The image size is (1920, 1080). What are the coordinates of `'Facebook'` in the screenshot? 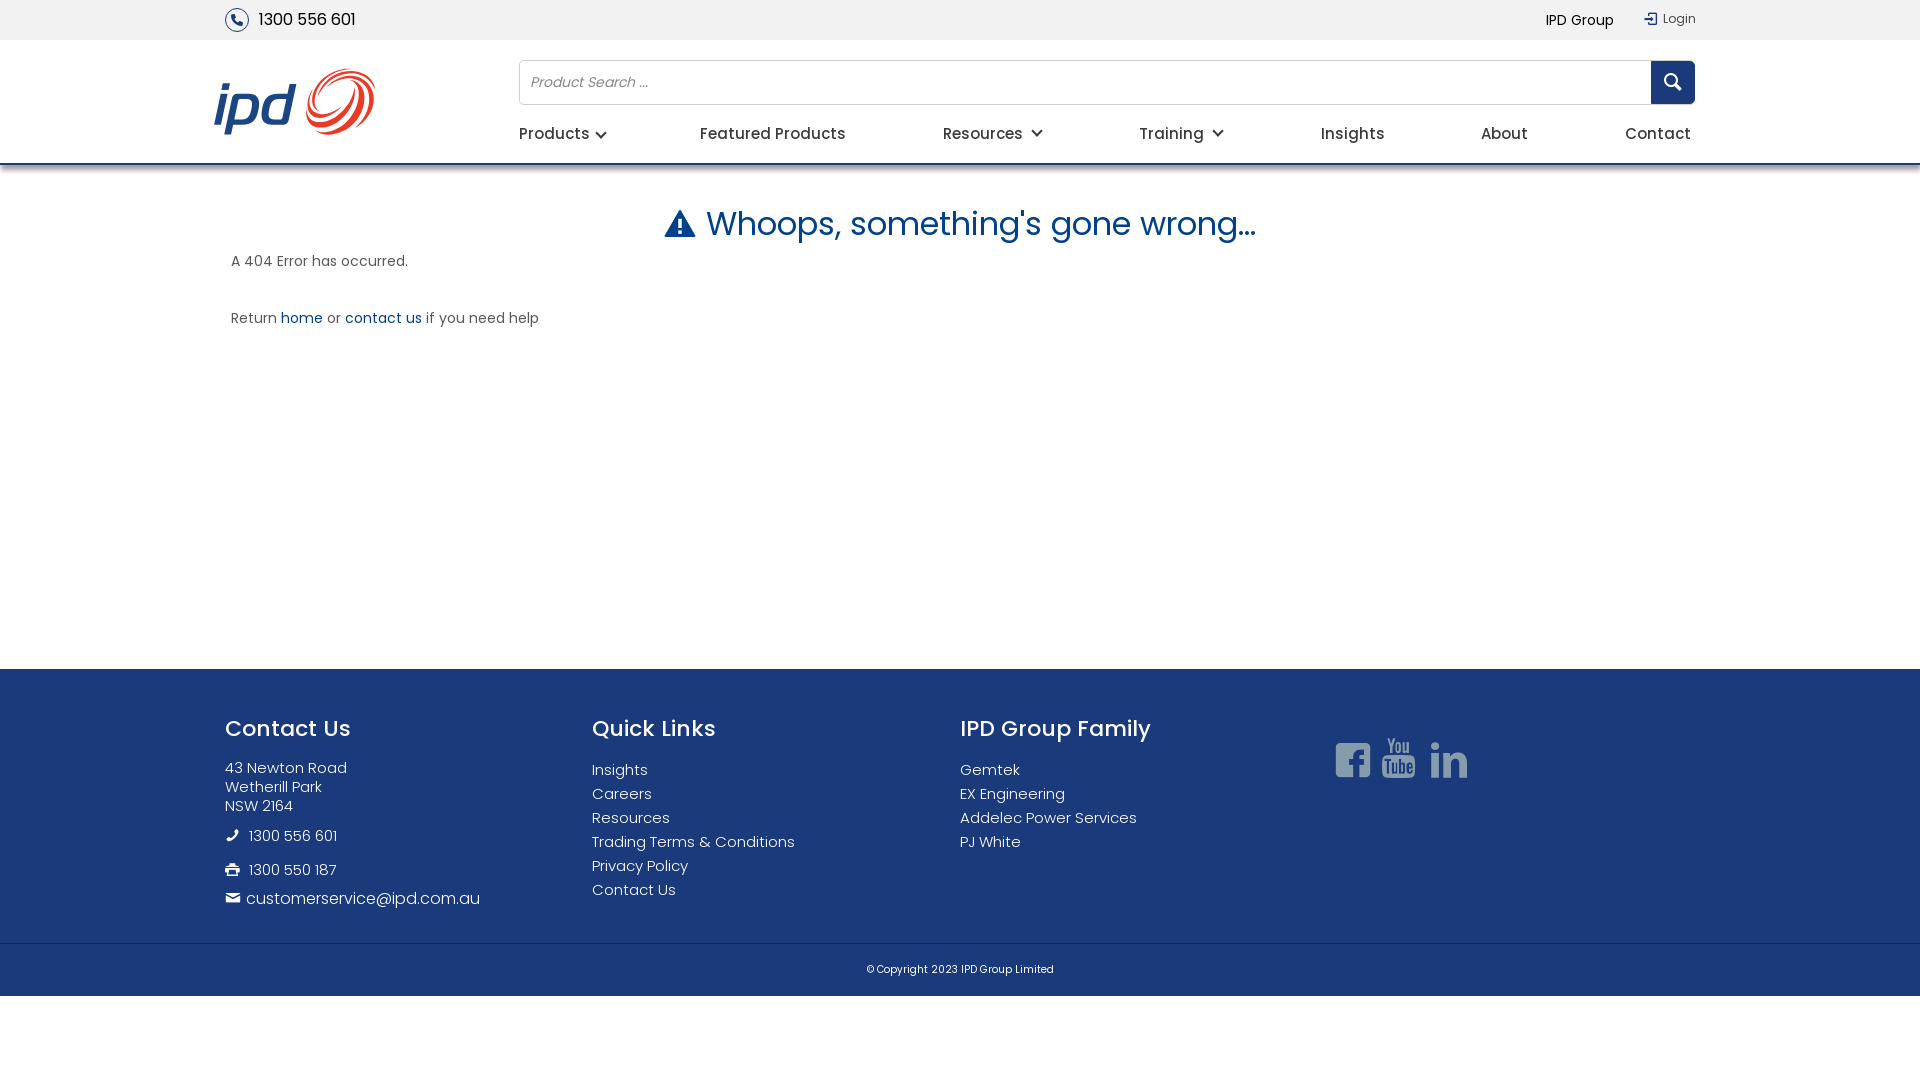 It's located at (1328, 760).